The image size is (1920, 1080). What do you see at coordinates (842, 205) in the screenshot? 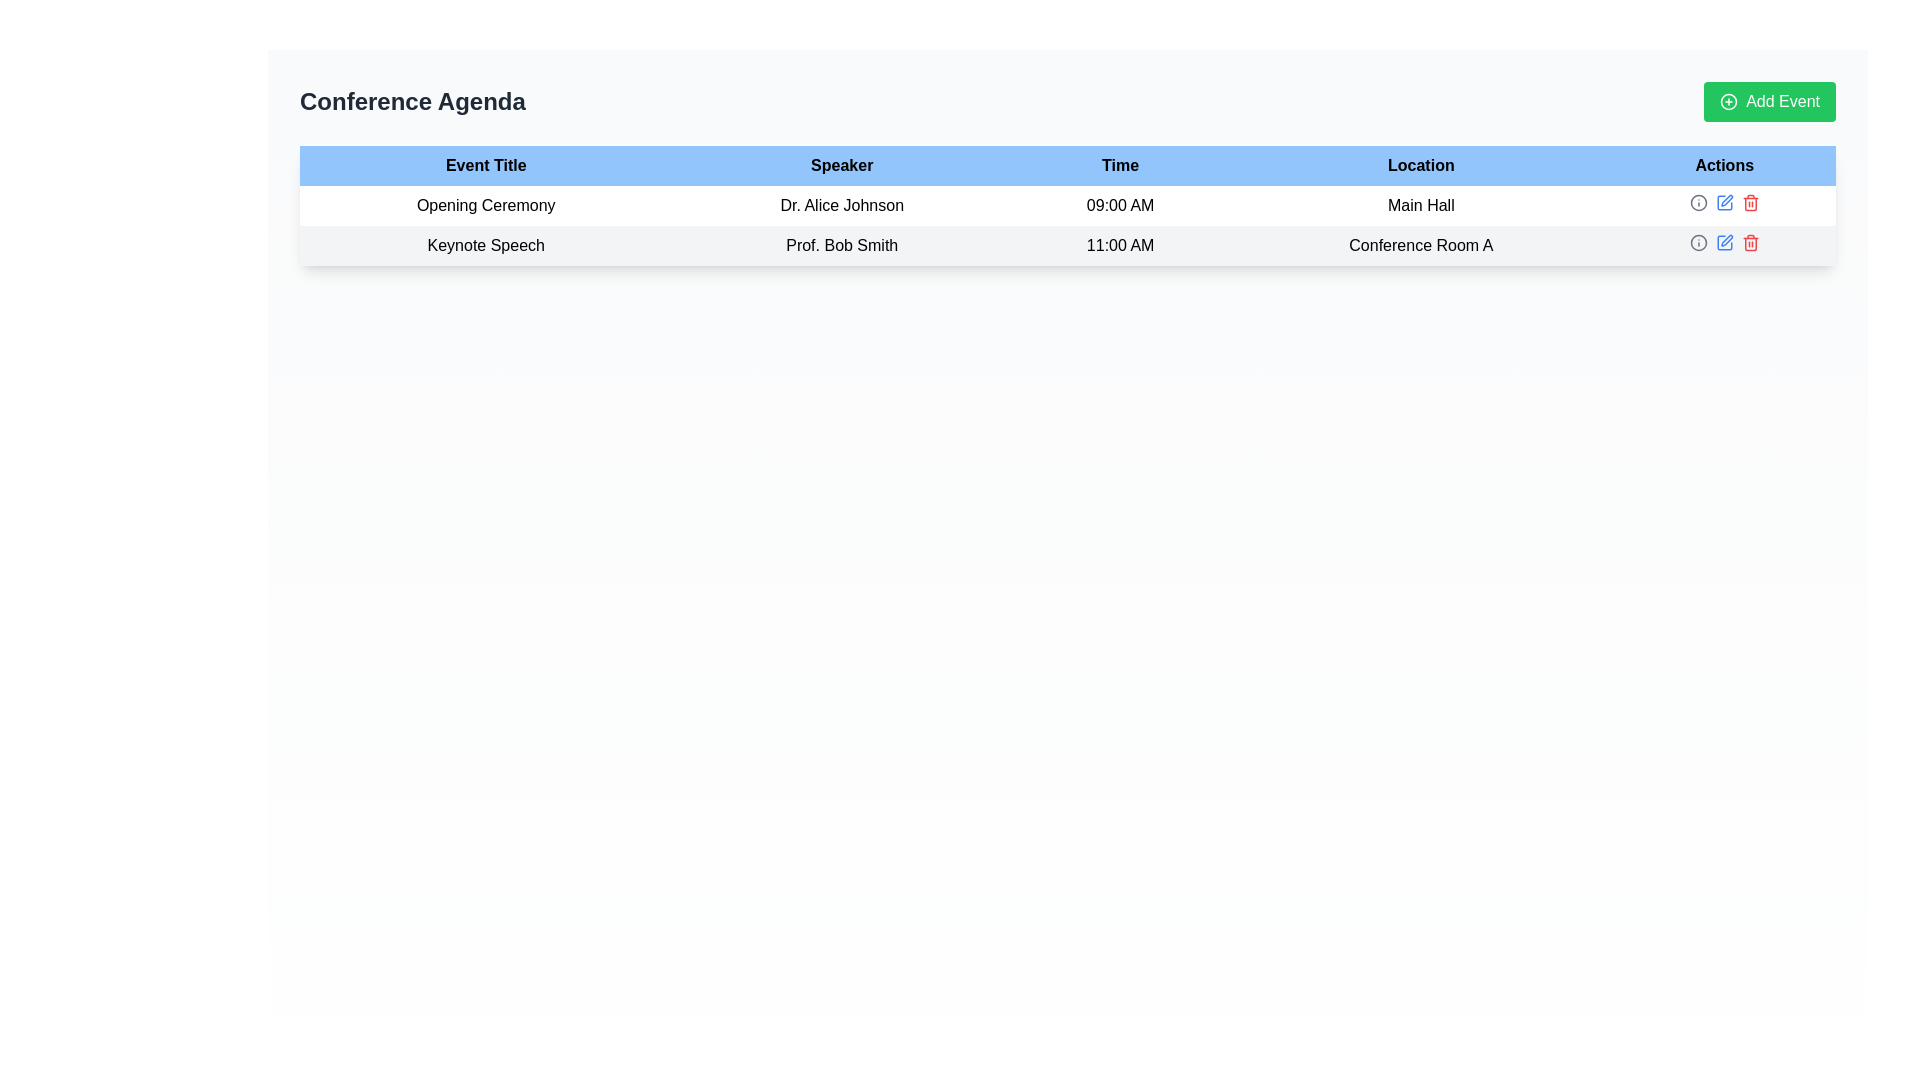
I see `the Text Label displaying 'Dr. Alice Johnson' in the 'Speaker' column of the 'Conference Agenda' table, located under the 'Opening Ceremony' event` at bounding box center [842, 205].